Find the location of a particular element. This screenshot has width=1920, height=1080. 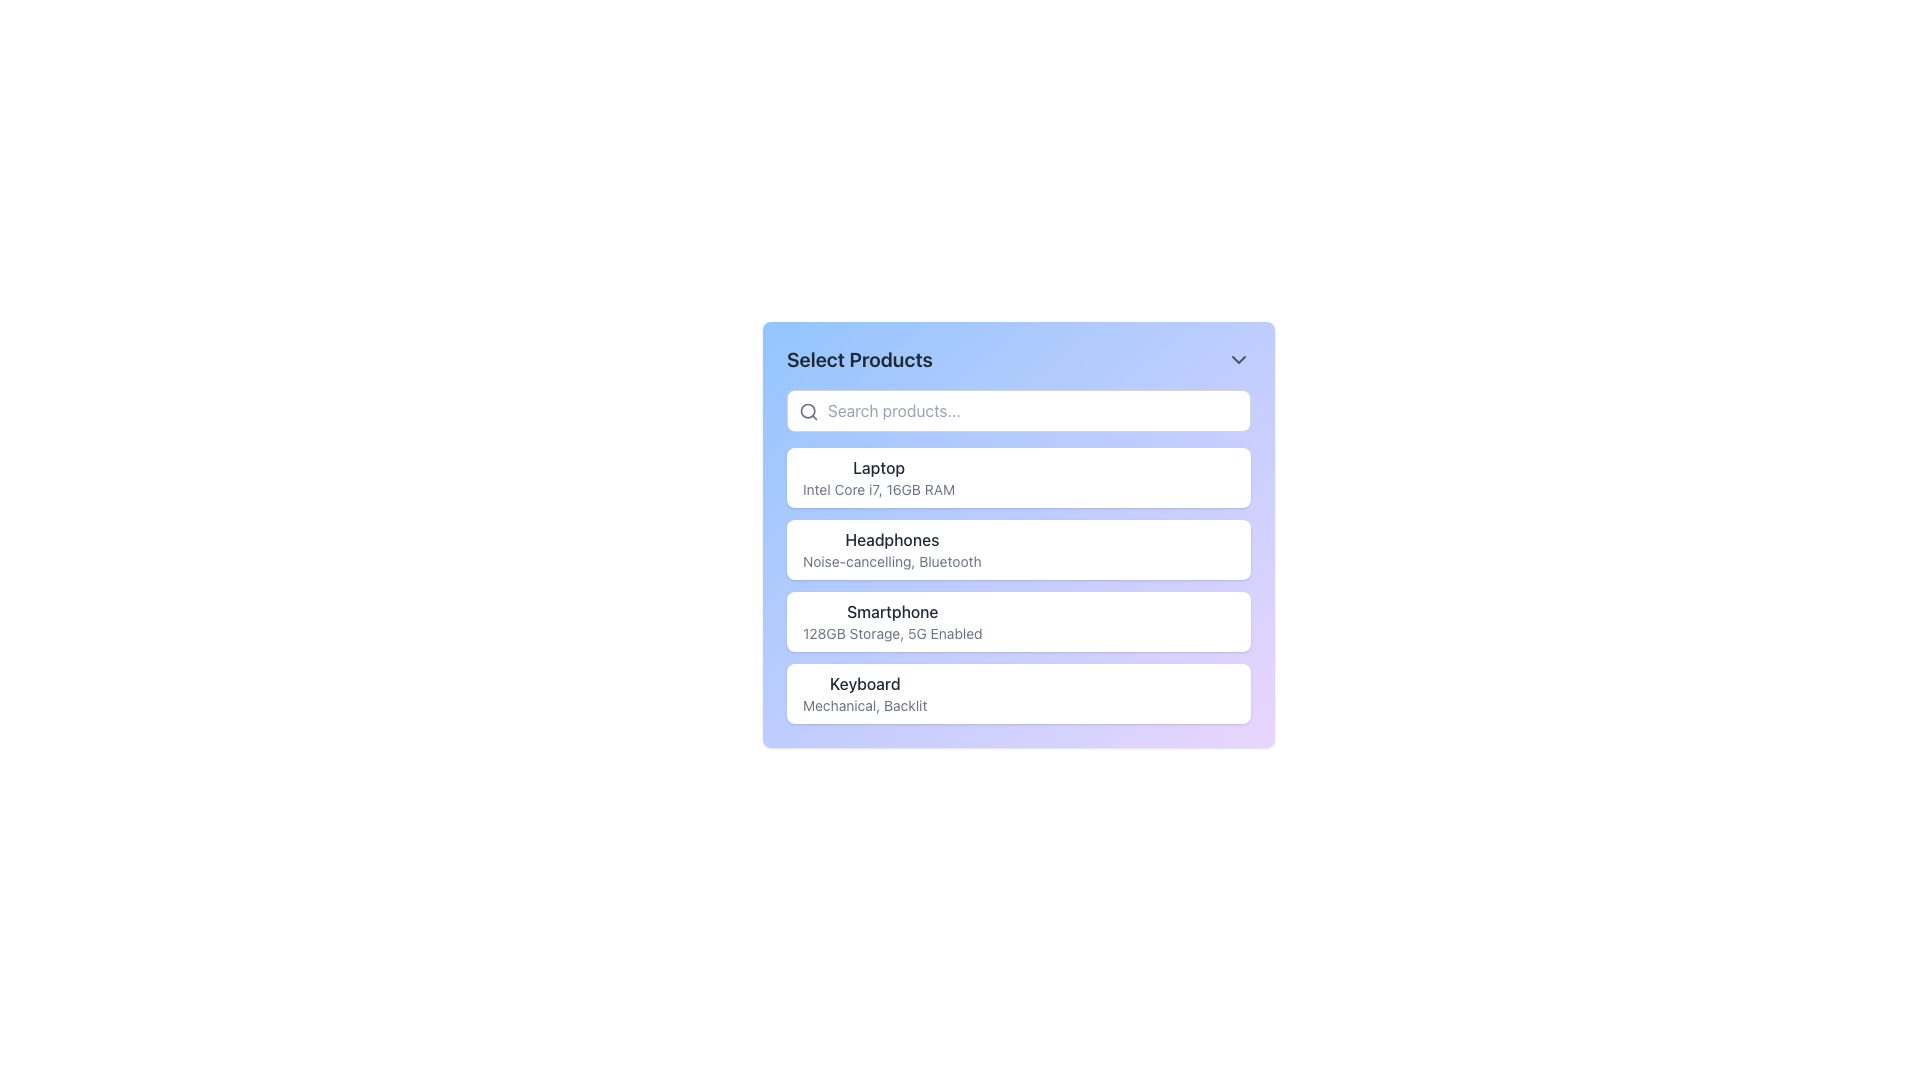

the 'Laptop' product card located below the search bar in the product list is located at coordinates (1018, 478).